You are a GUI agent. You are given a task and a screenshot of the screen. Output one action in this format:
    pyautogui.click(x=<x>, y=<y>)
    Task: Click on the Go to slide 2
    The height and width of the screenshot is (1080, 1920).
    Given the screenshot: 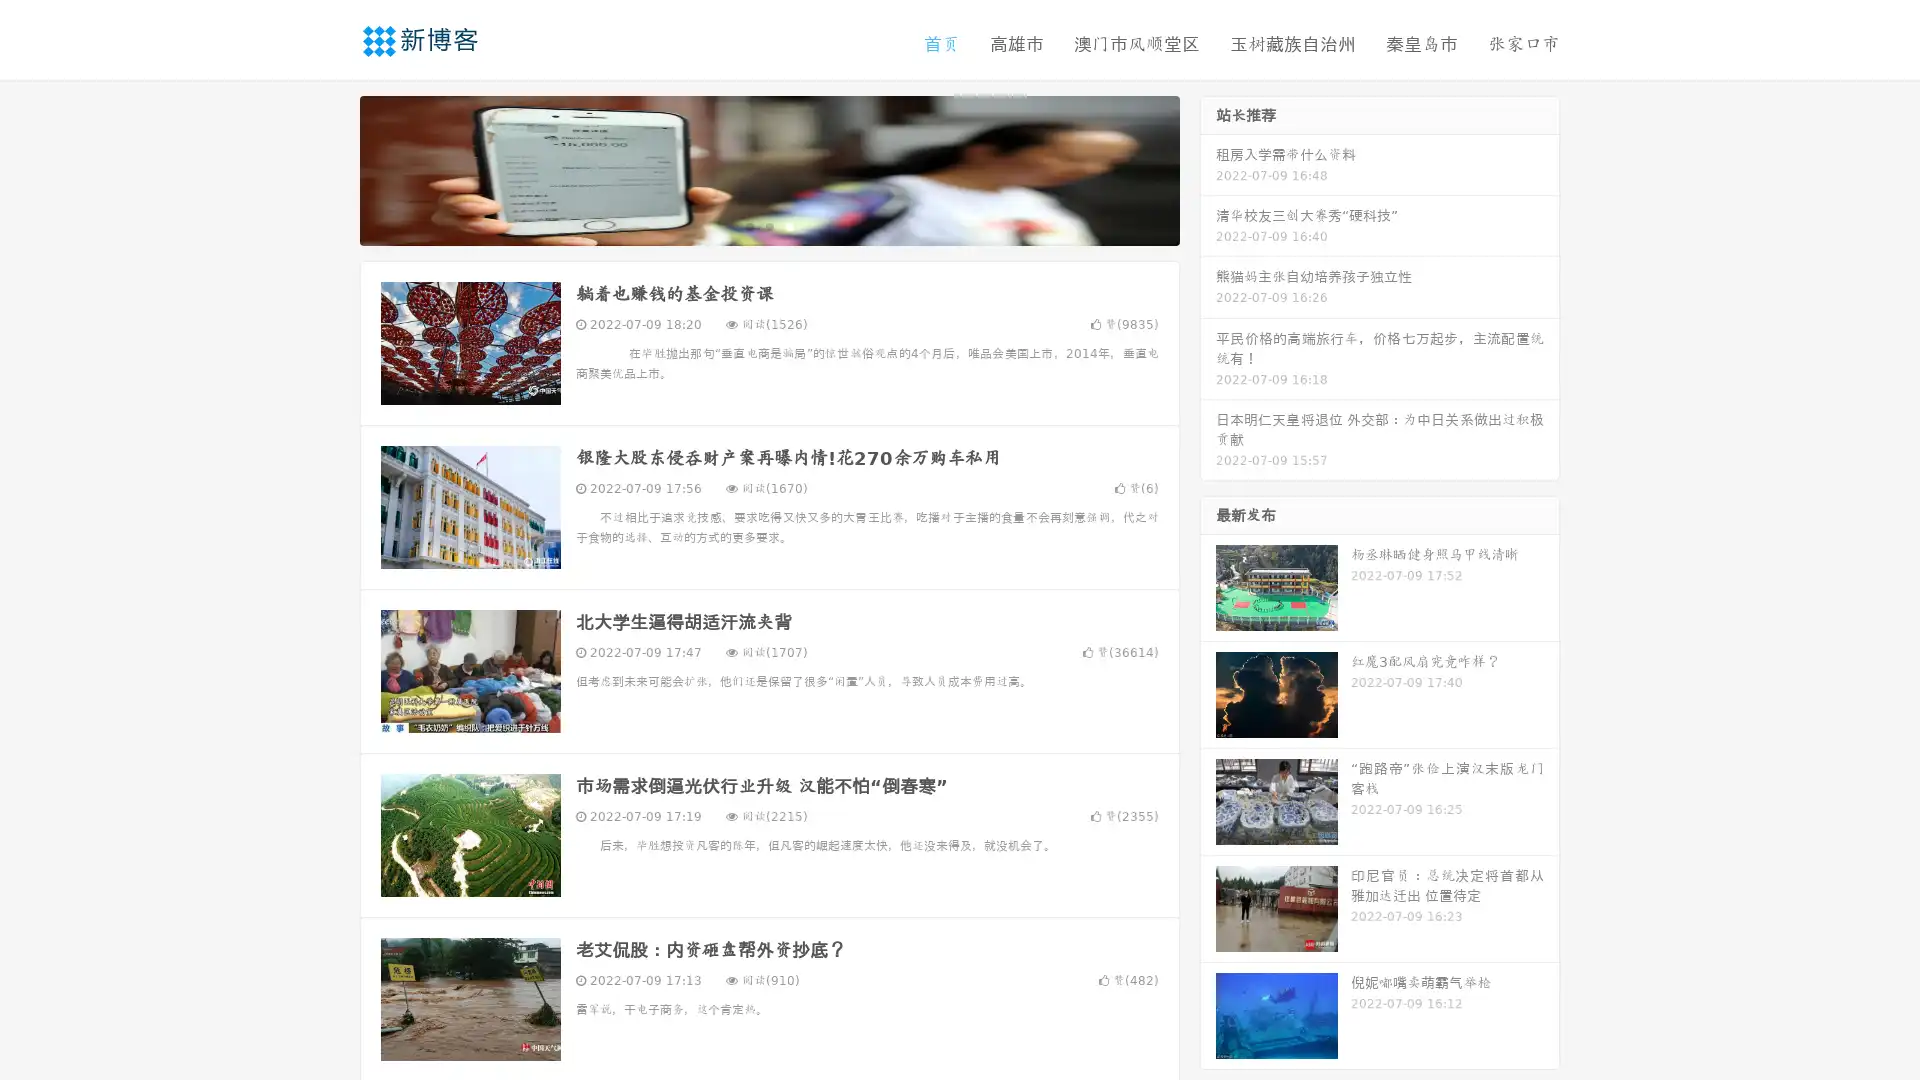 What is the action you would take?
    pyautogui.click(x=768, y=225)
    